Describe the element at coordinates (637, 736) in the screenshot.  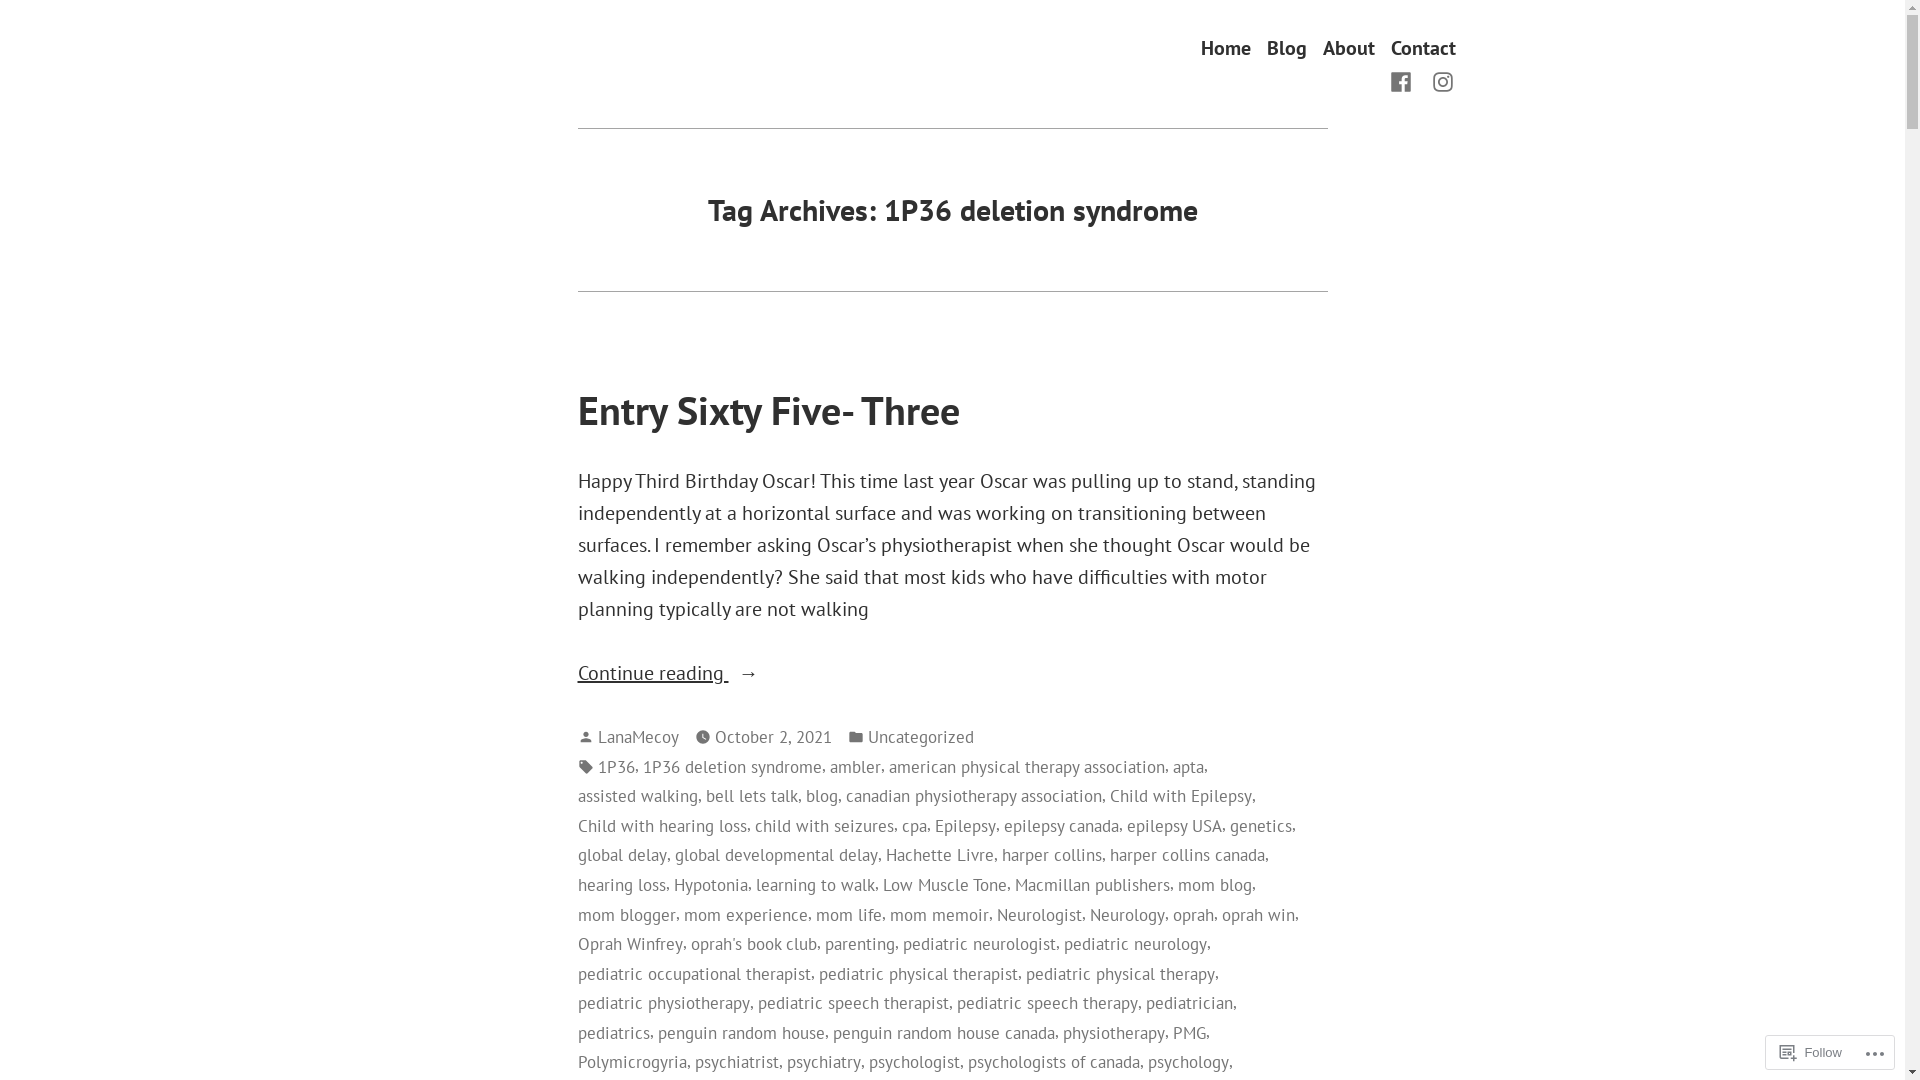
I see `'LanaMecoy'` at that location.